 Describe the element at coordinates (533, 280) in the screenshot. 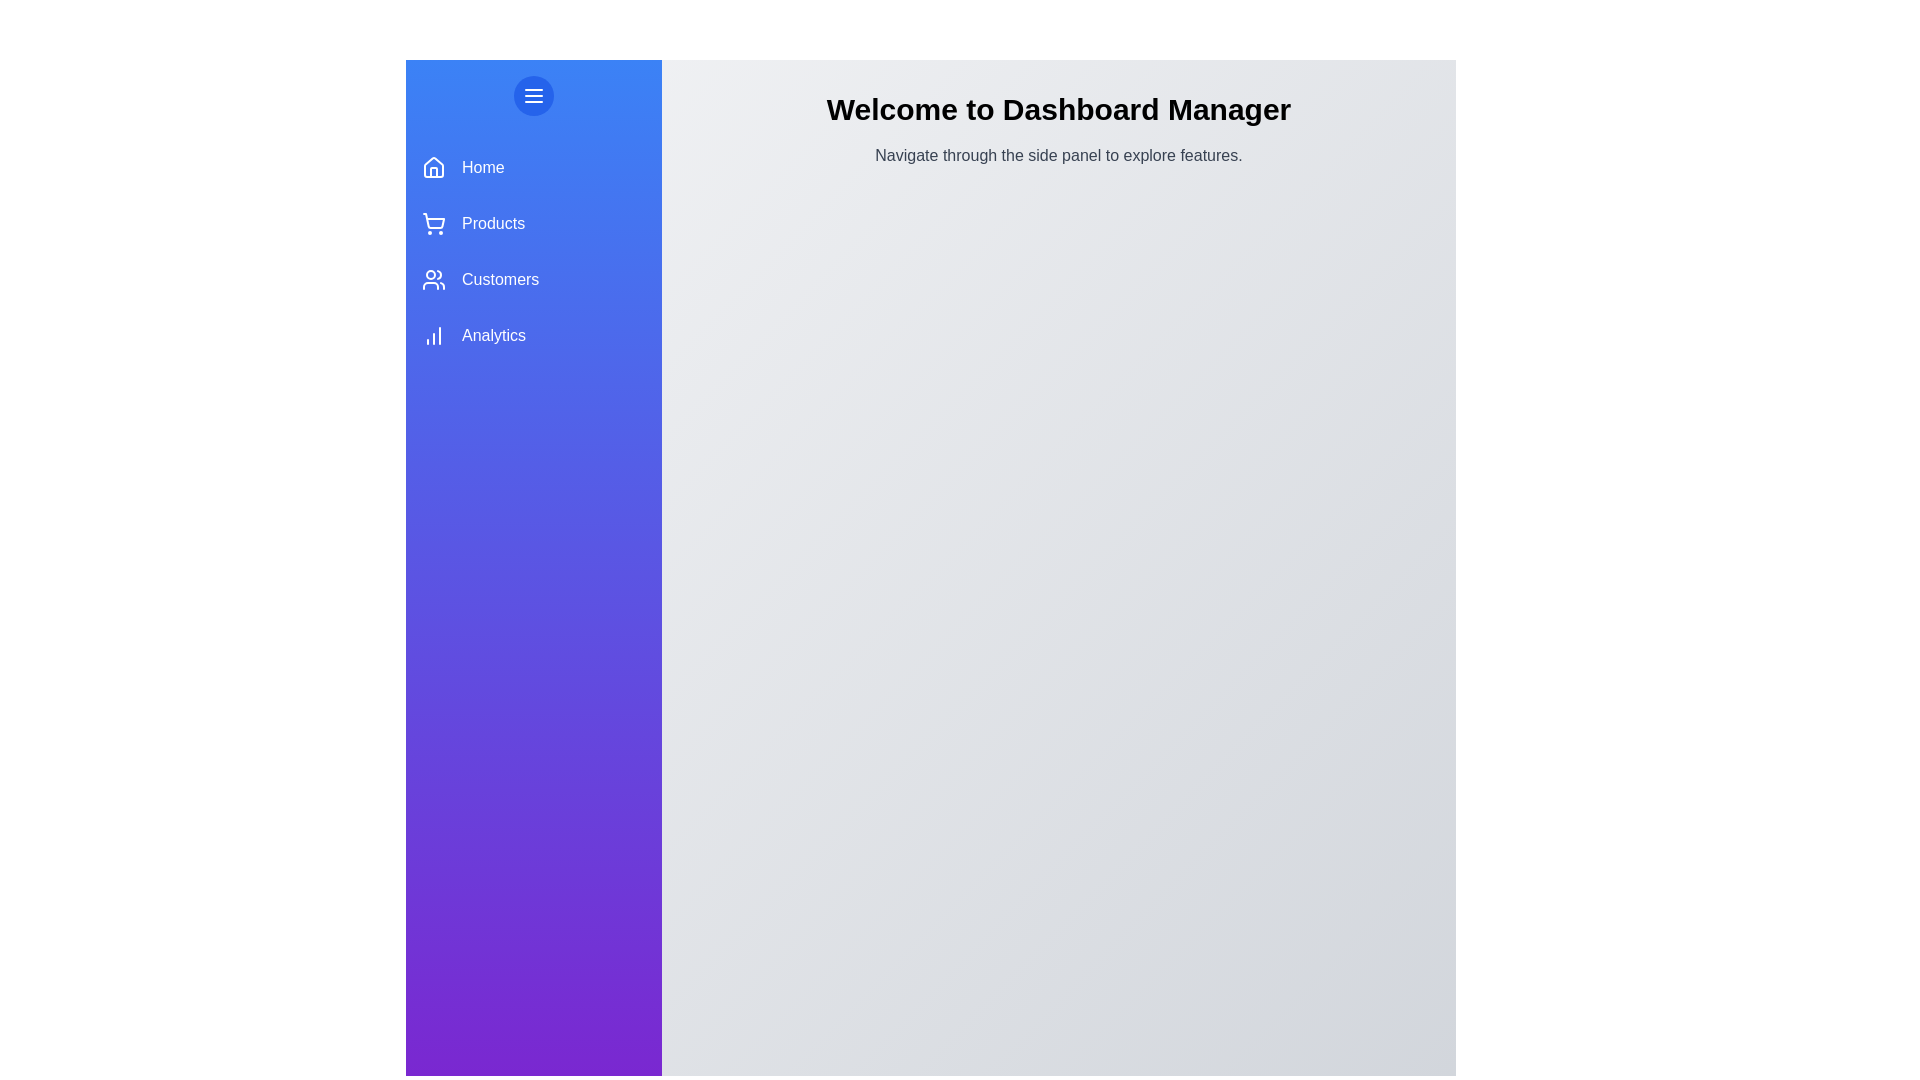

I see `the sidebar item Customers to observe its hover effect` at that location.